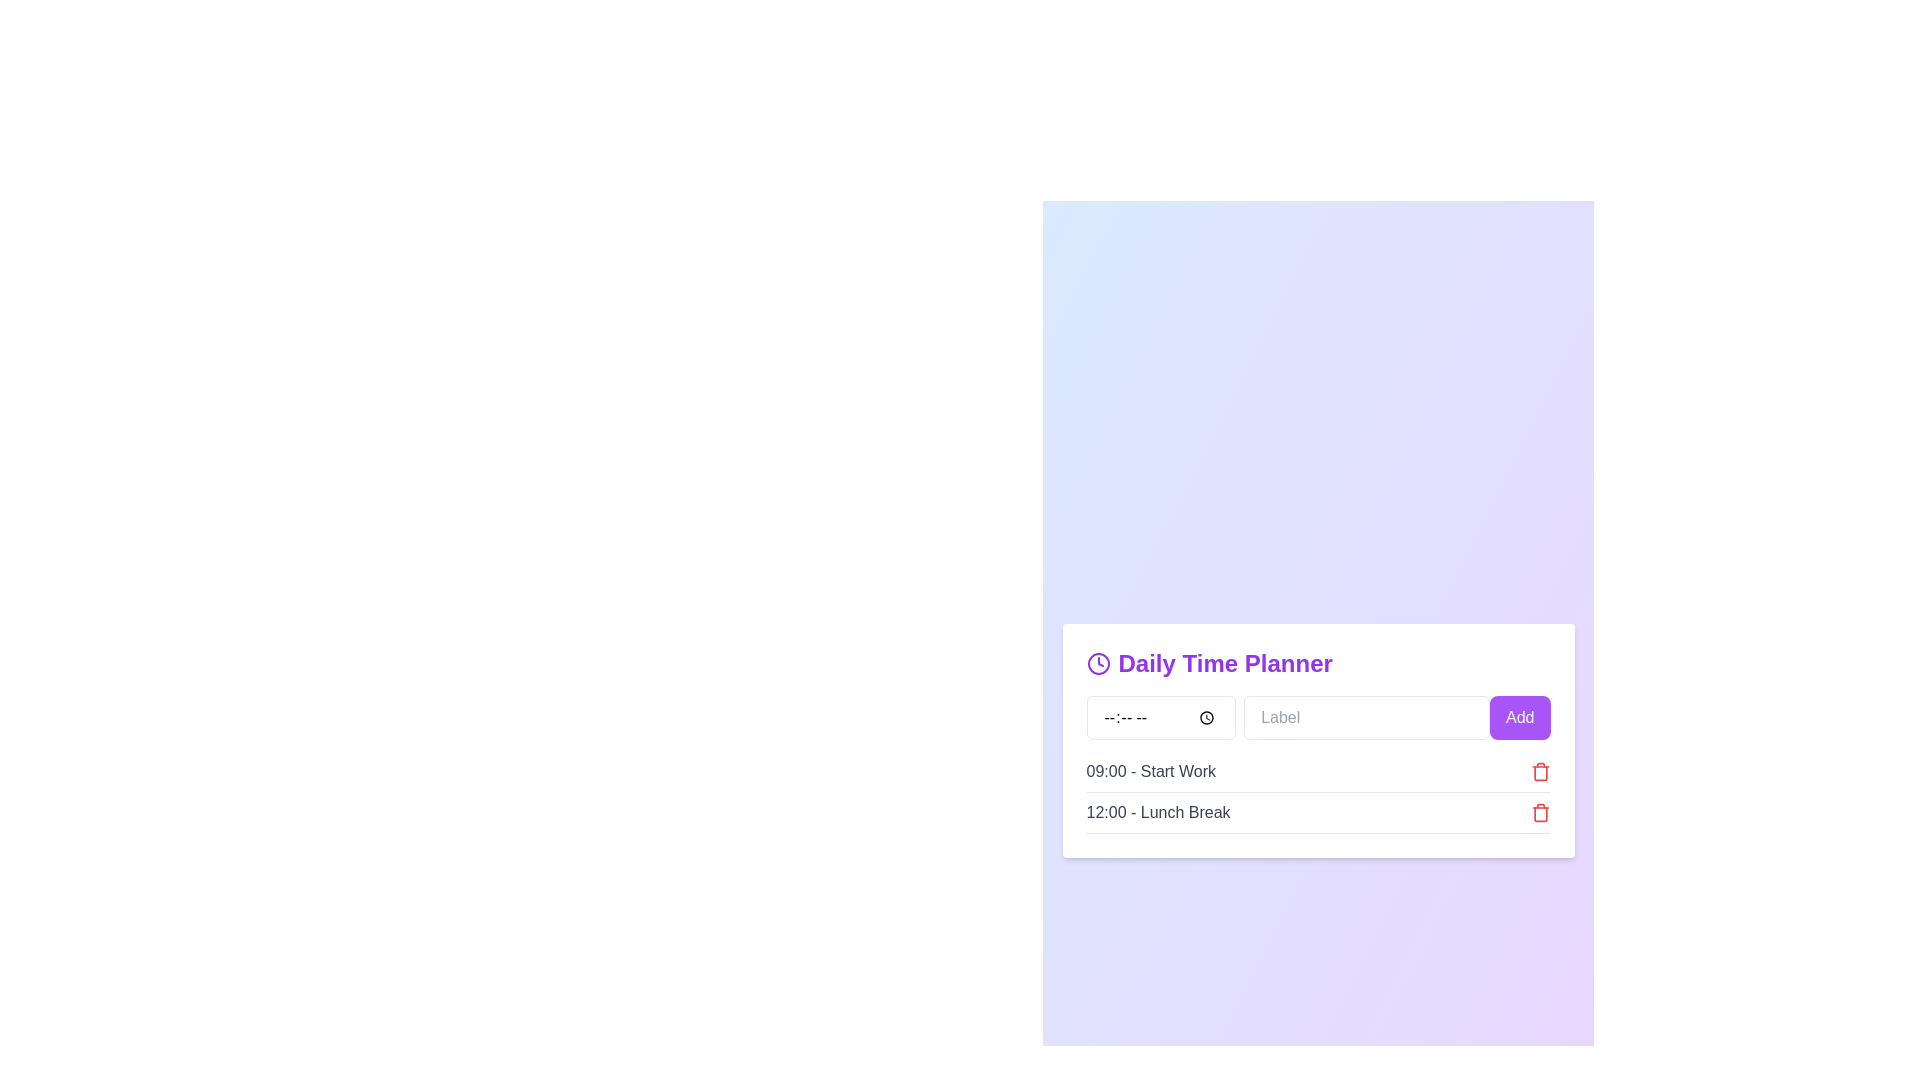  Describe the element at coordinates (1161, 716) in the screenshot. I see `the time input field` at that location.